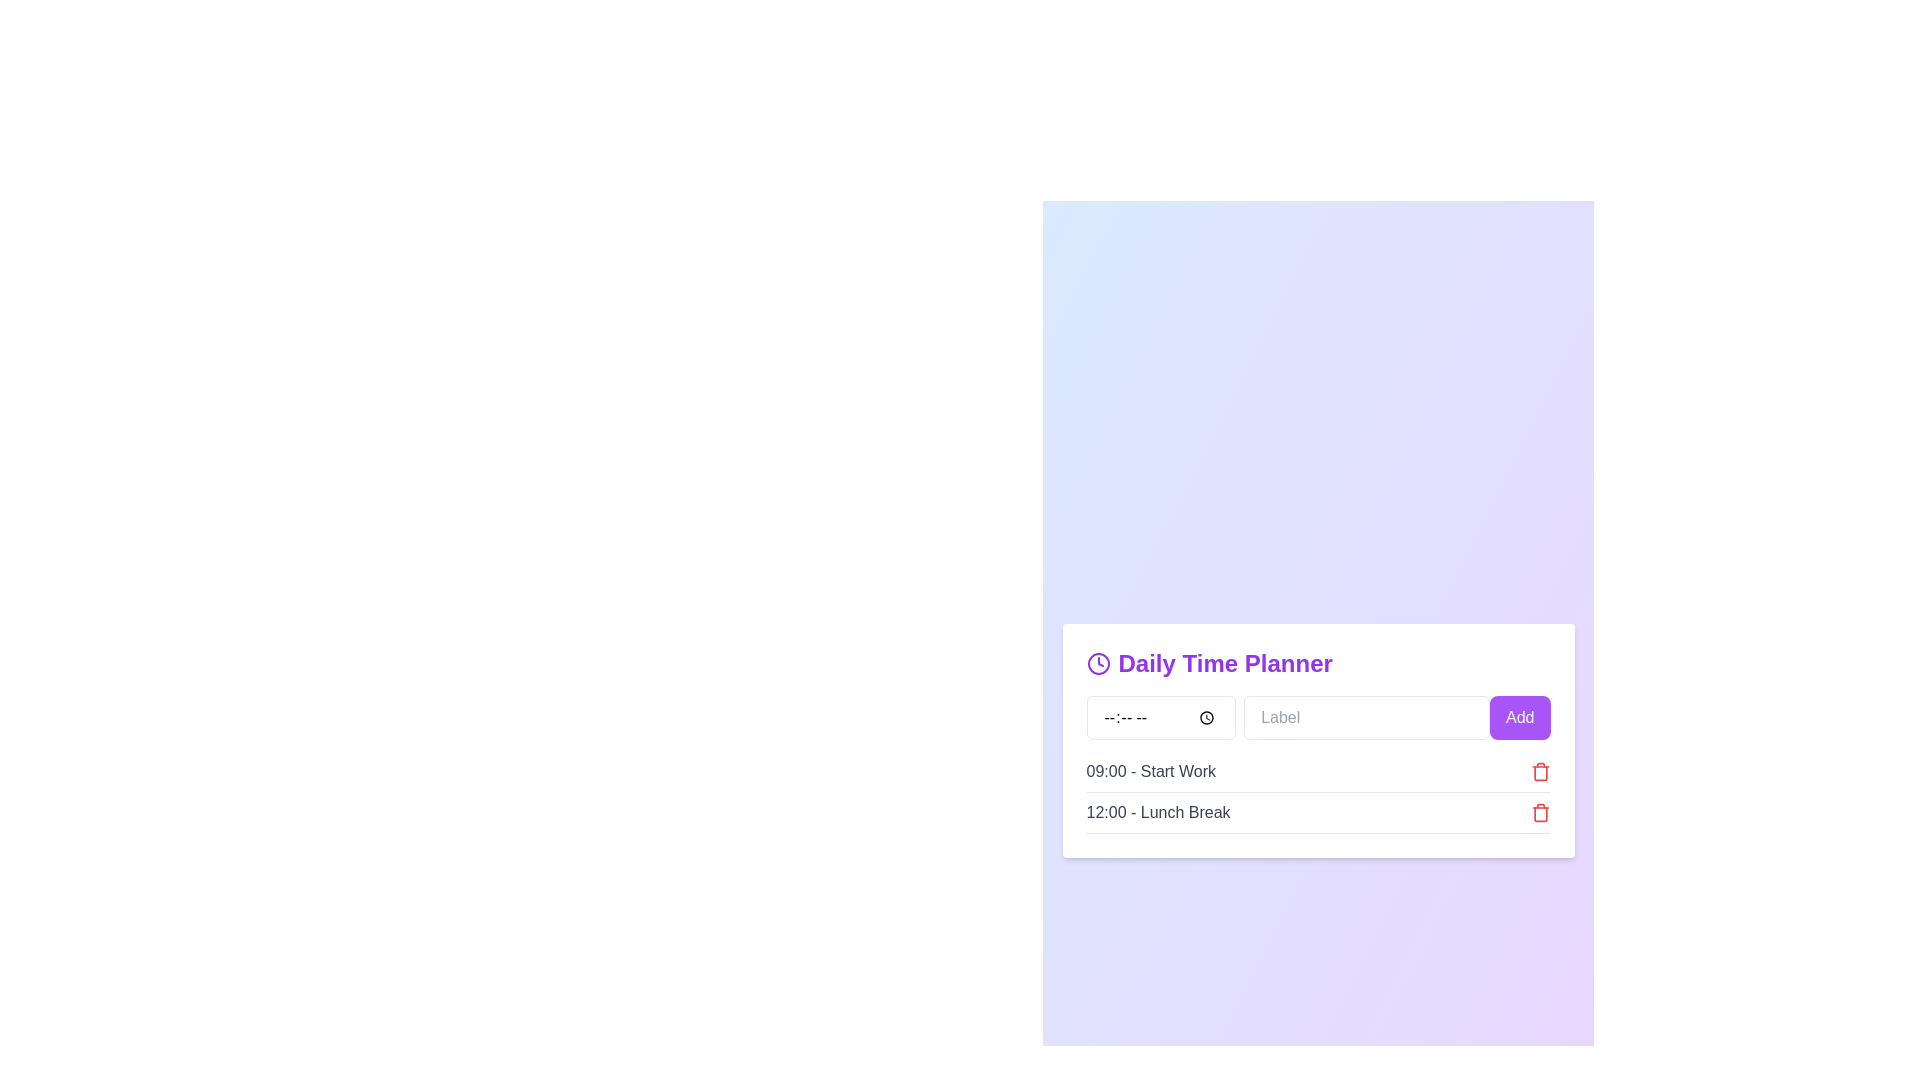  Describe the element at coordinates (1161, 716) in the screenshot. I see `the time input field` at that location.